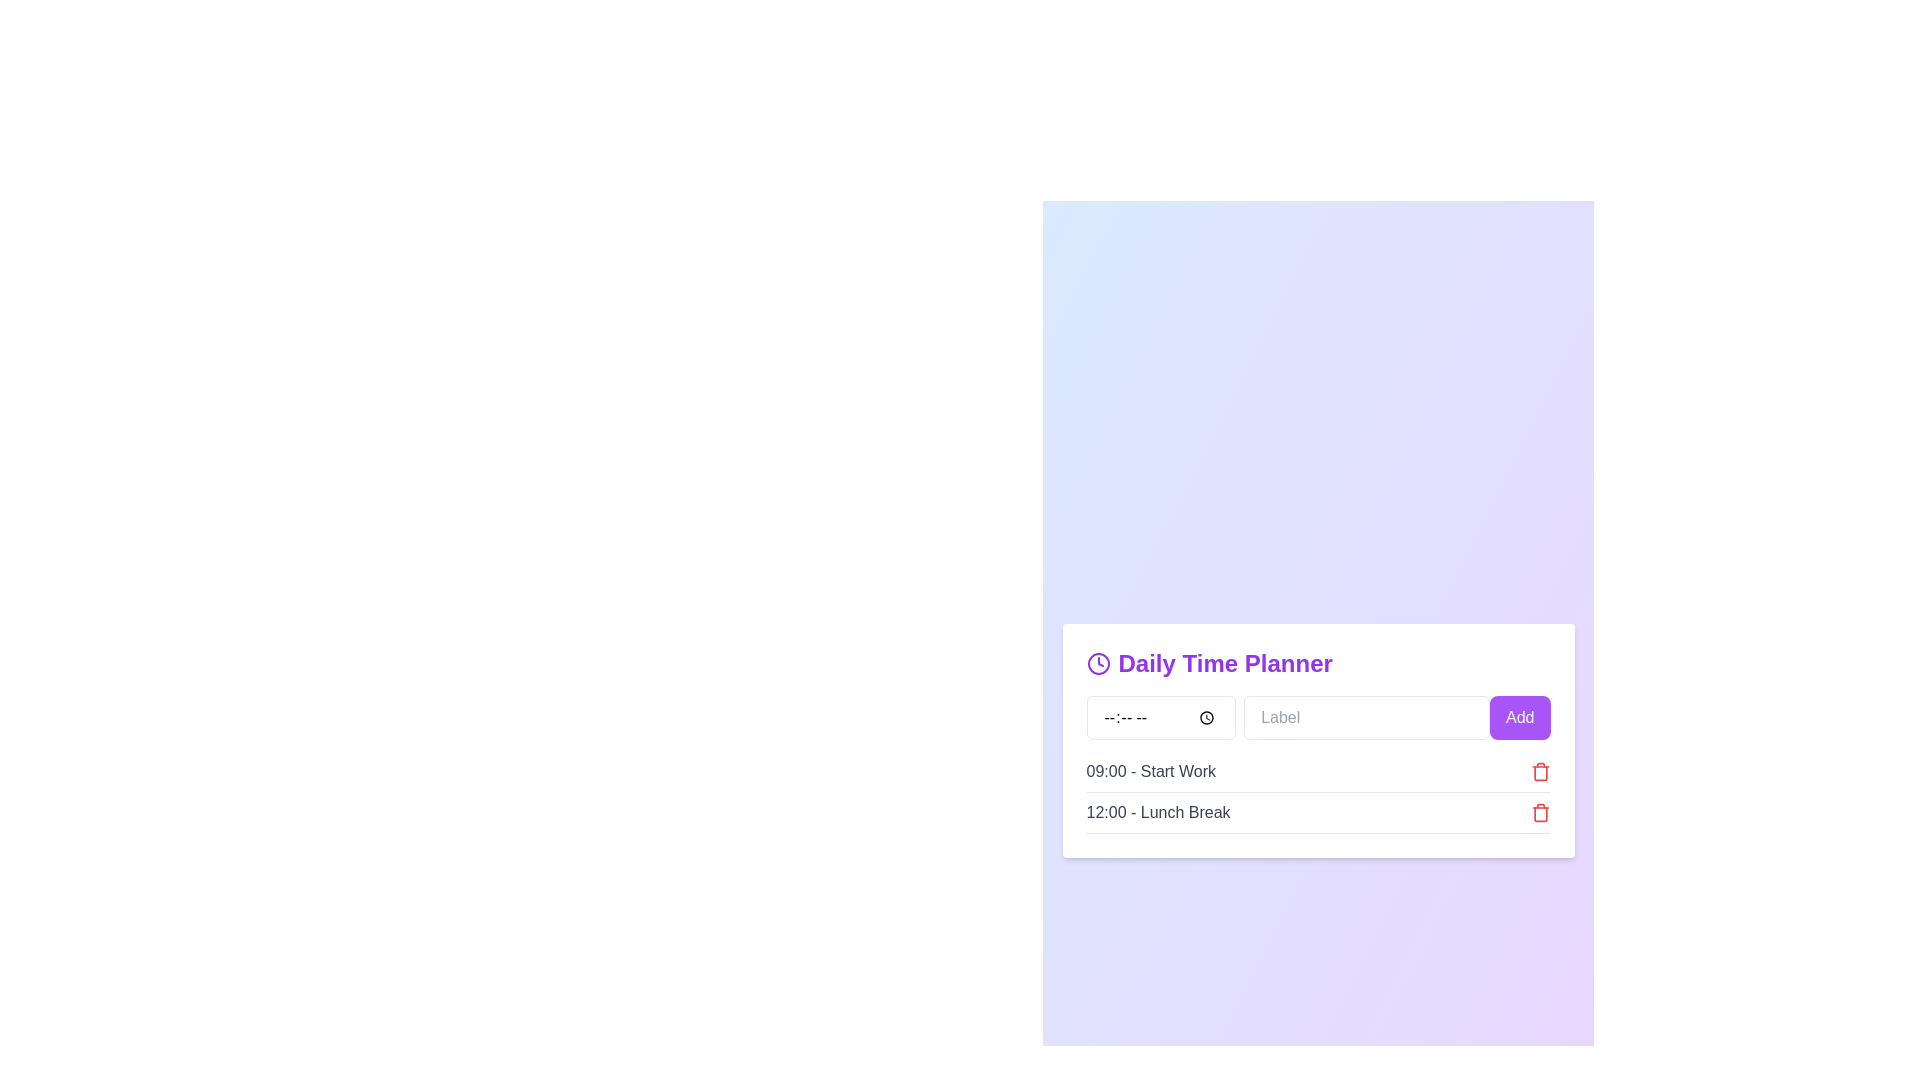  Describe the element at coordinates (1161, 716) in the screenshot. I see `the time input field` at that location.